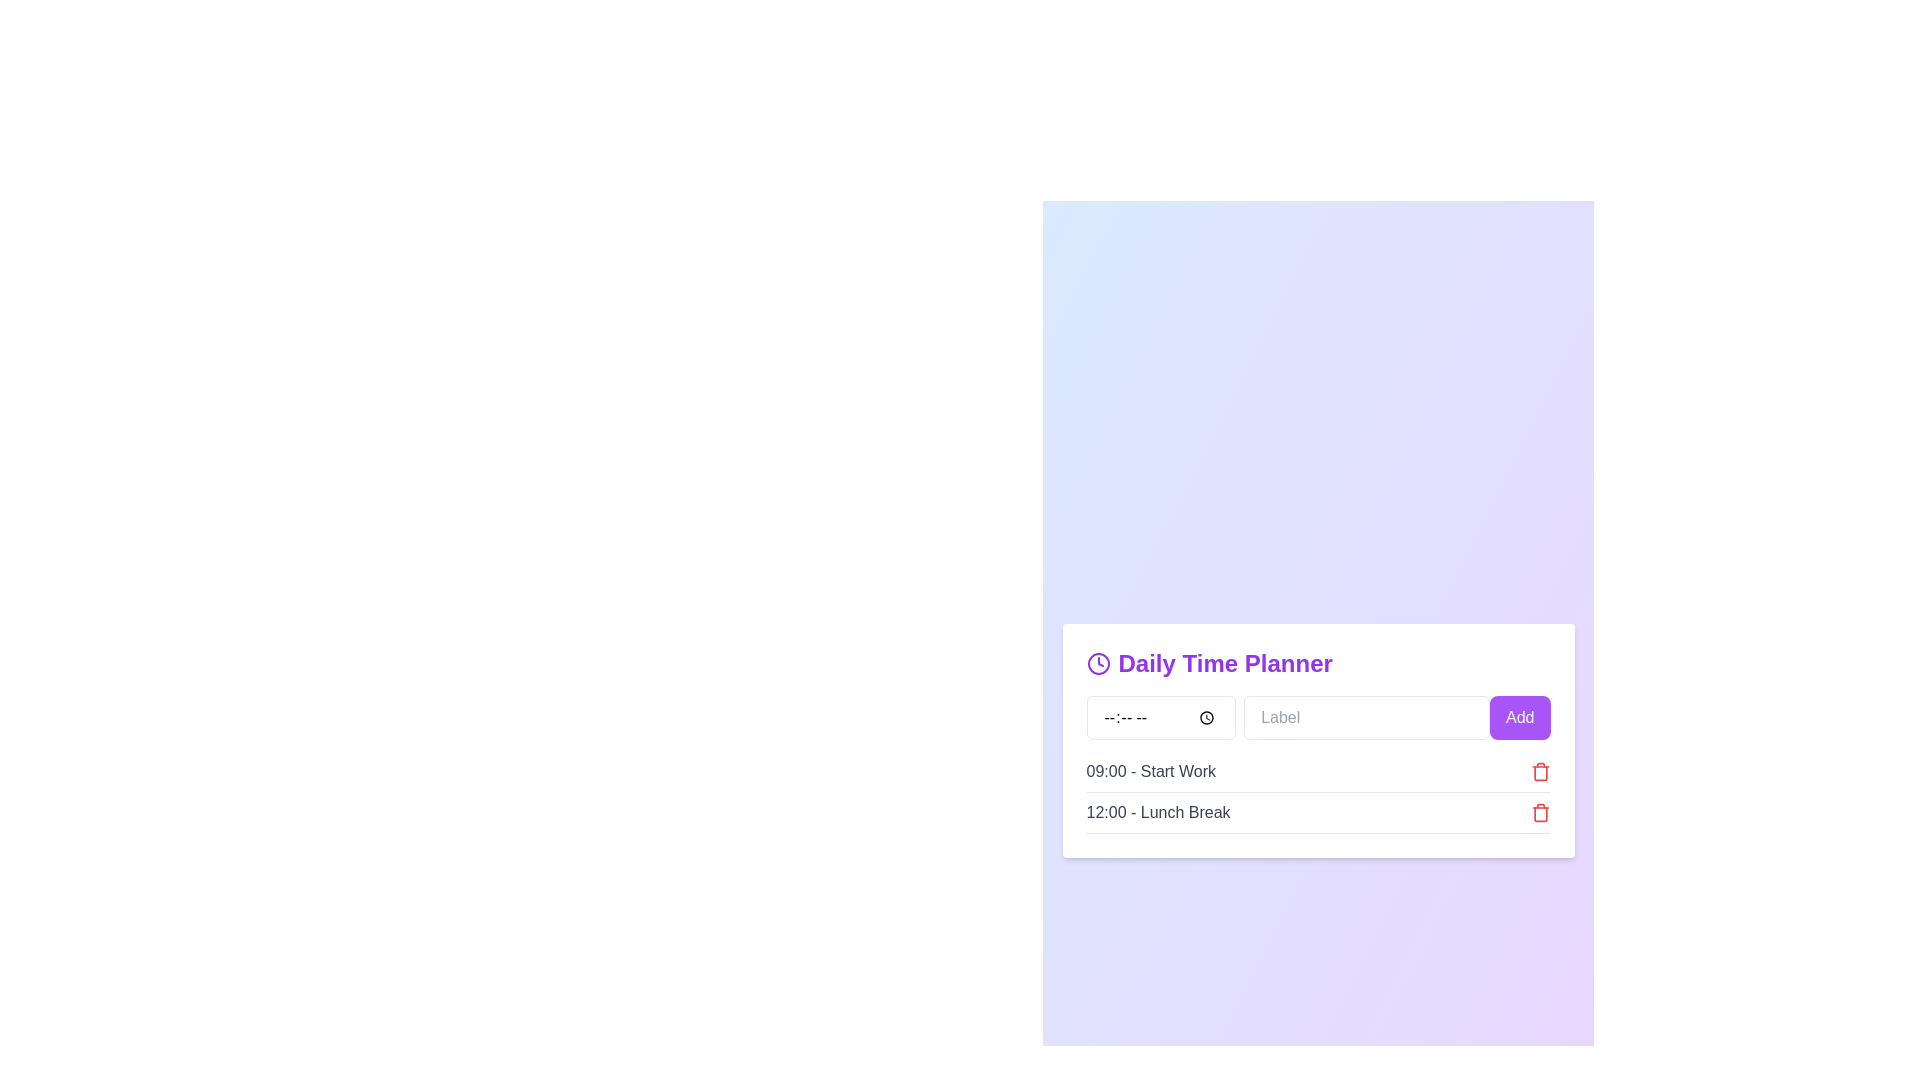  Describe the element at coordinates (1161, 716) in the screenshot. I see `the time input field` at that location.